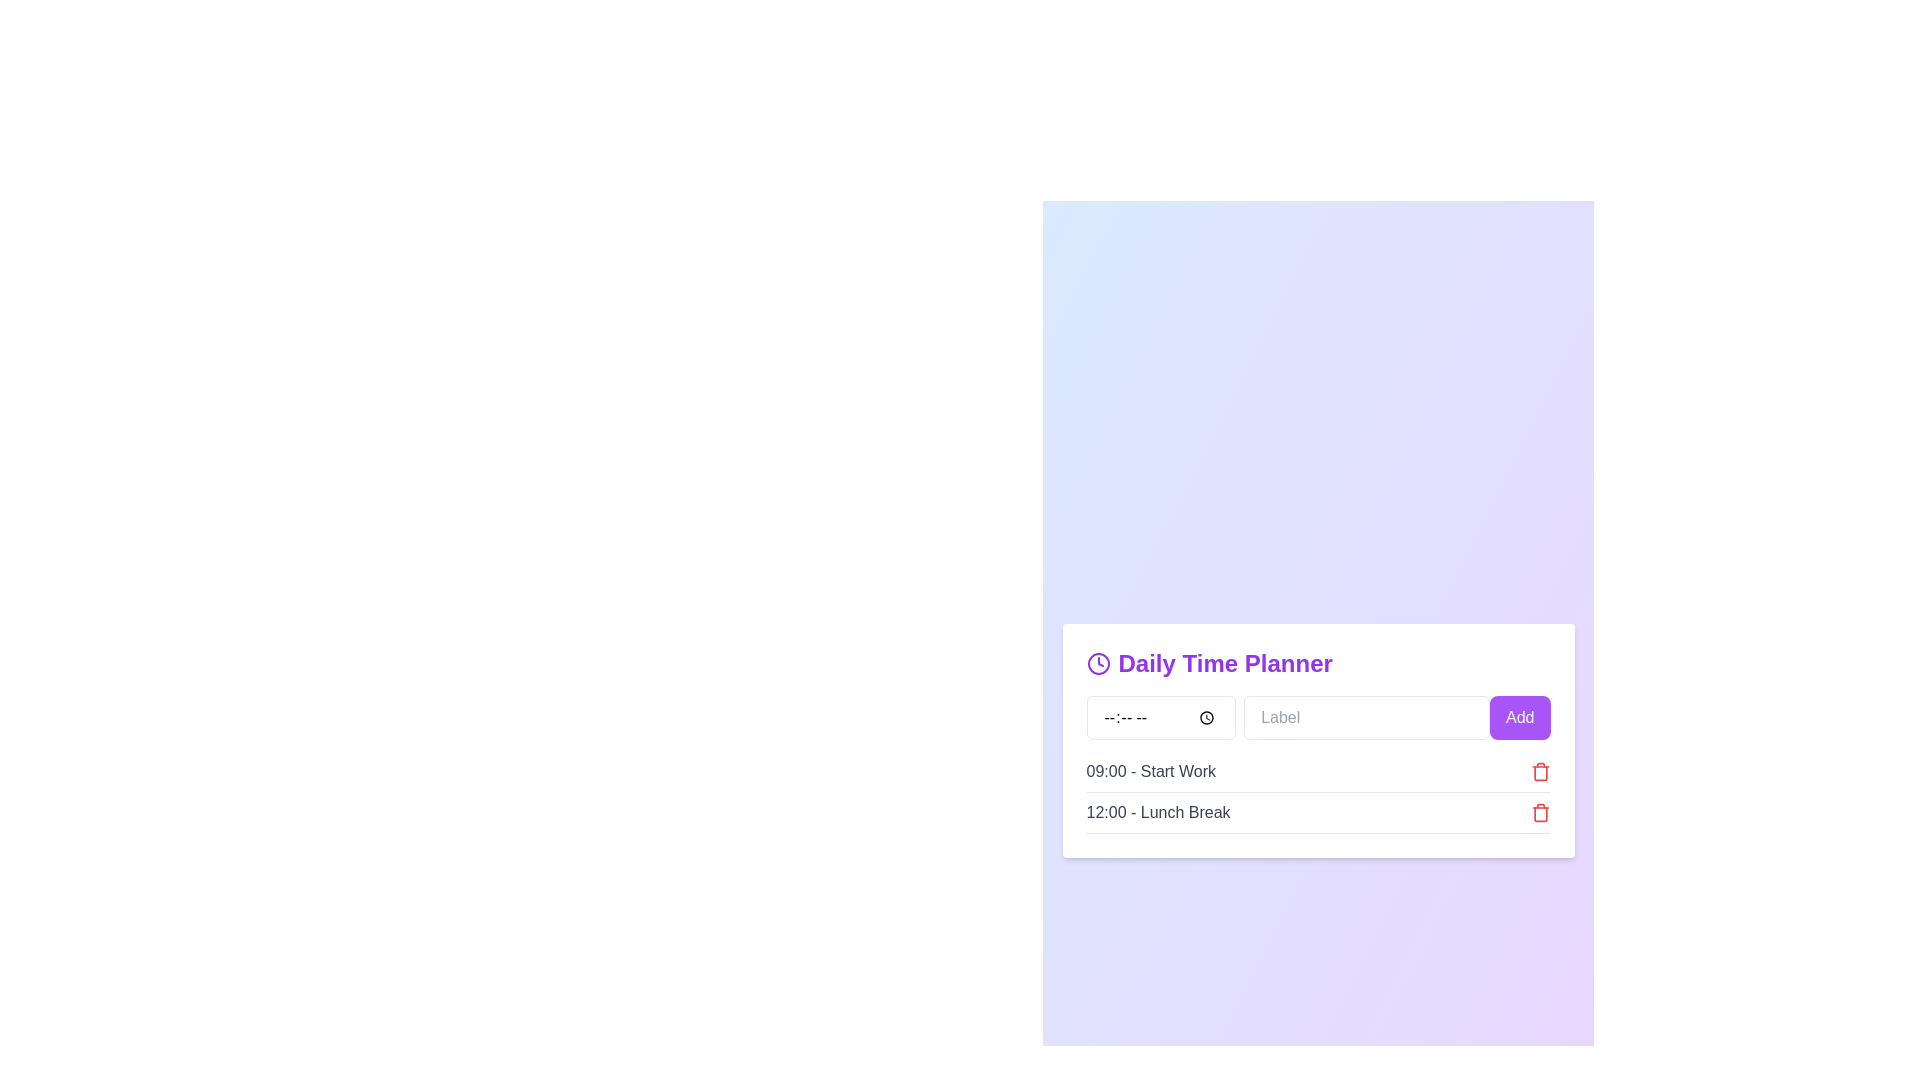  Describe the element at coordinates (1161, 716) in the screenshot. I see `the time input field` at that location.